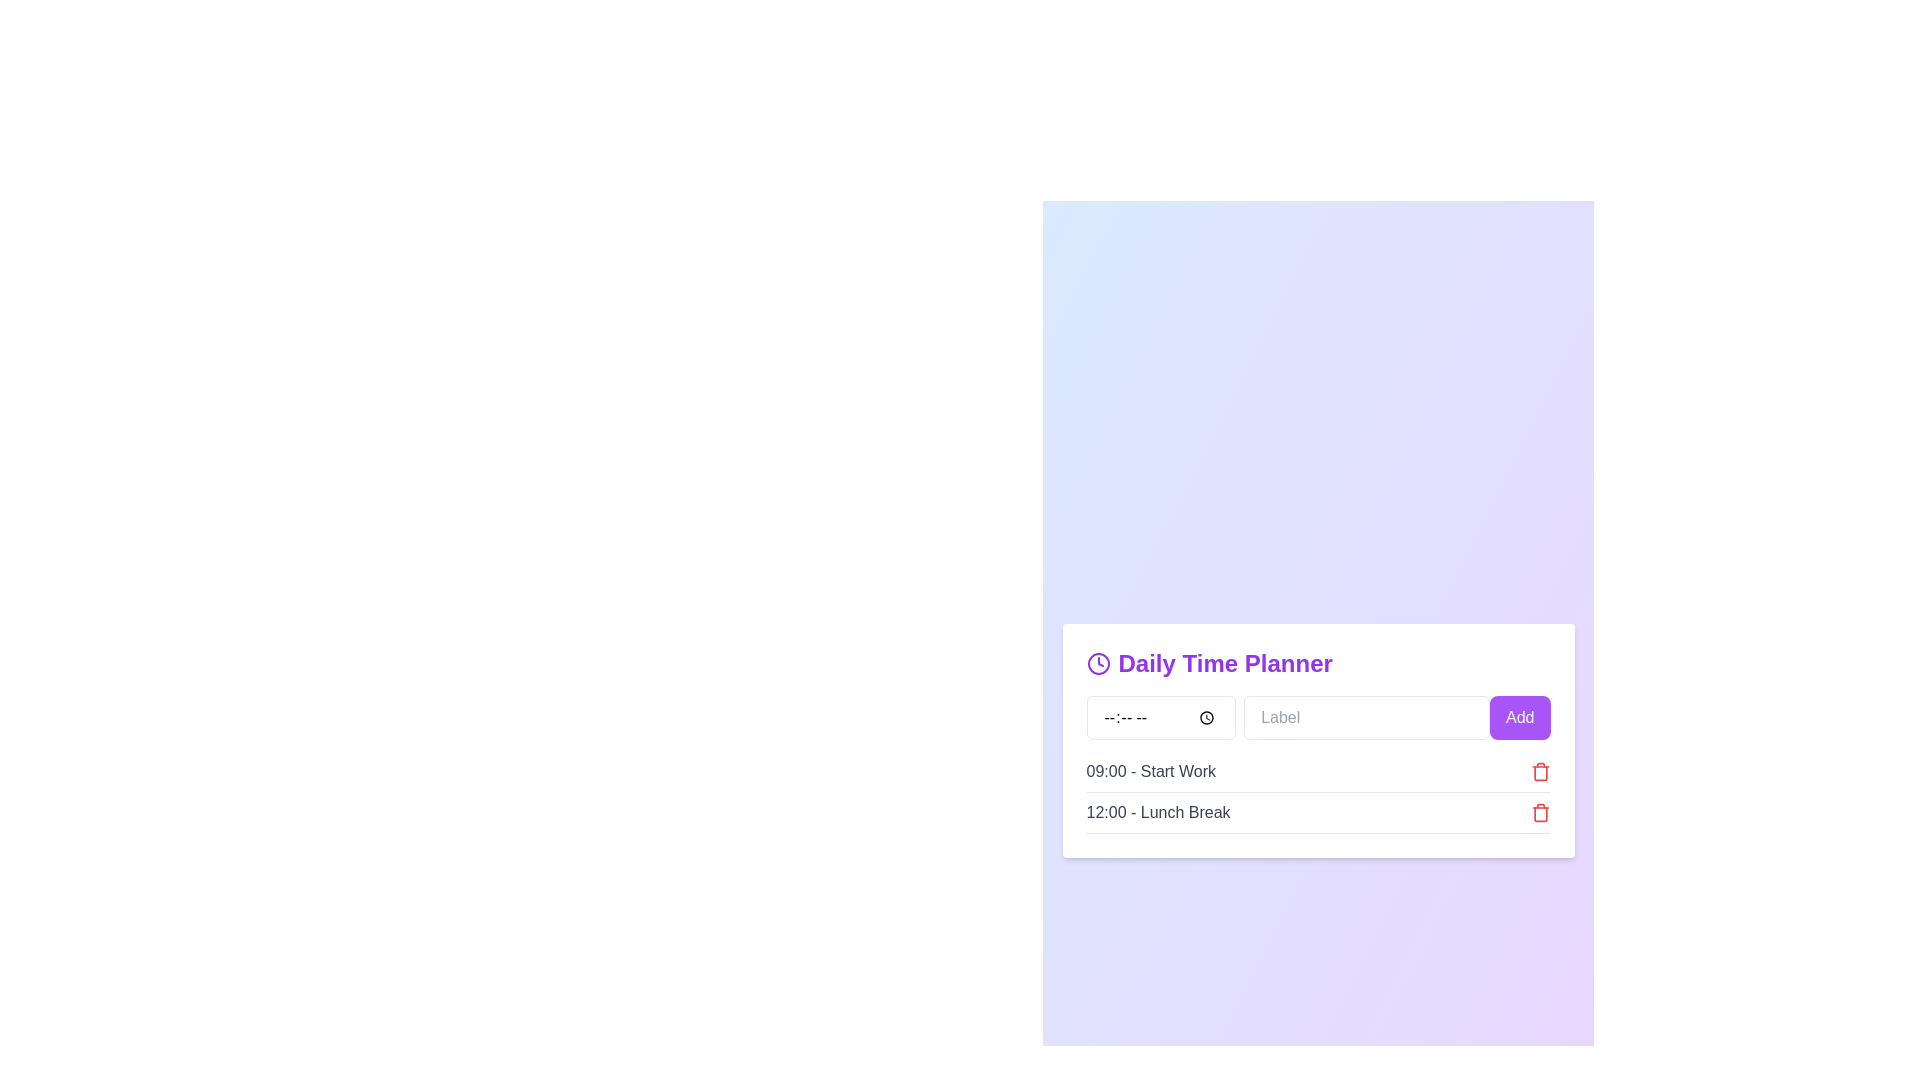  Describe the element at coordinates (1161, 716) in the screenshot. I see `the time input field` at that location.